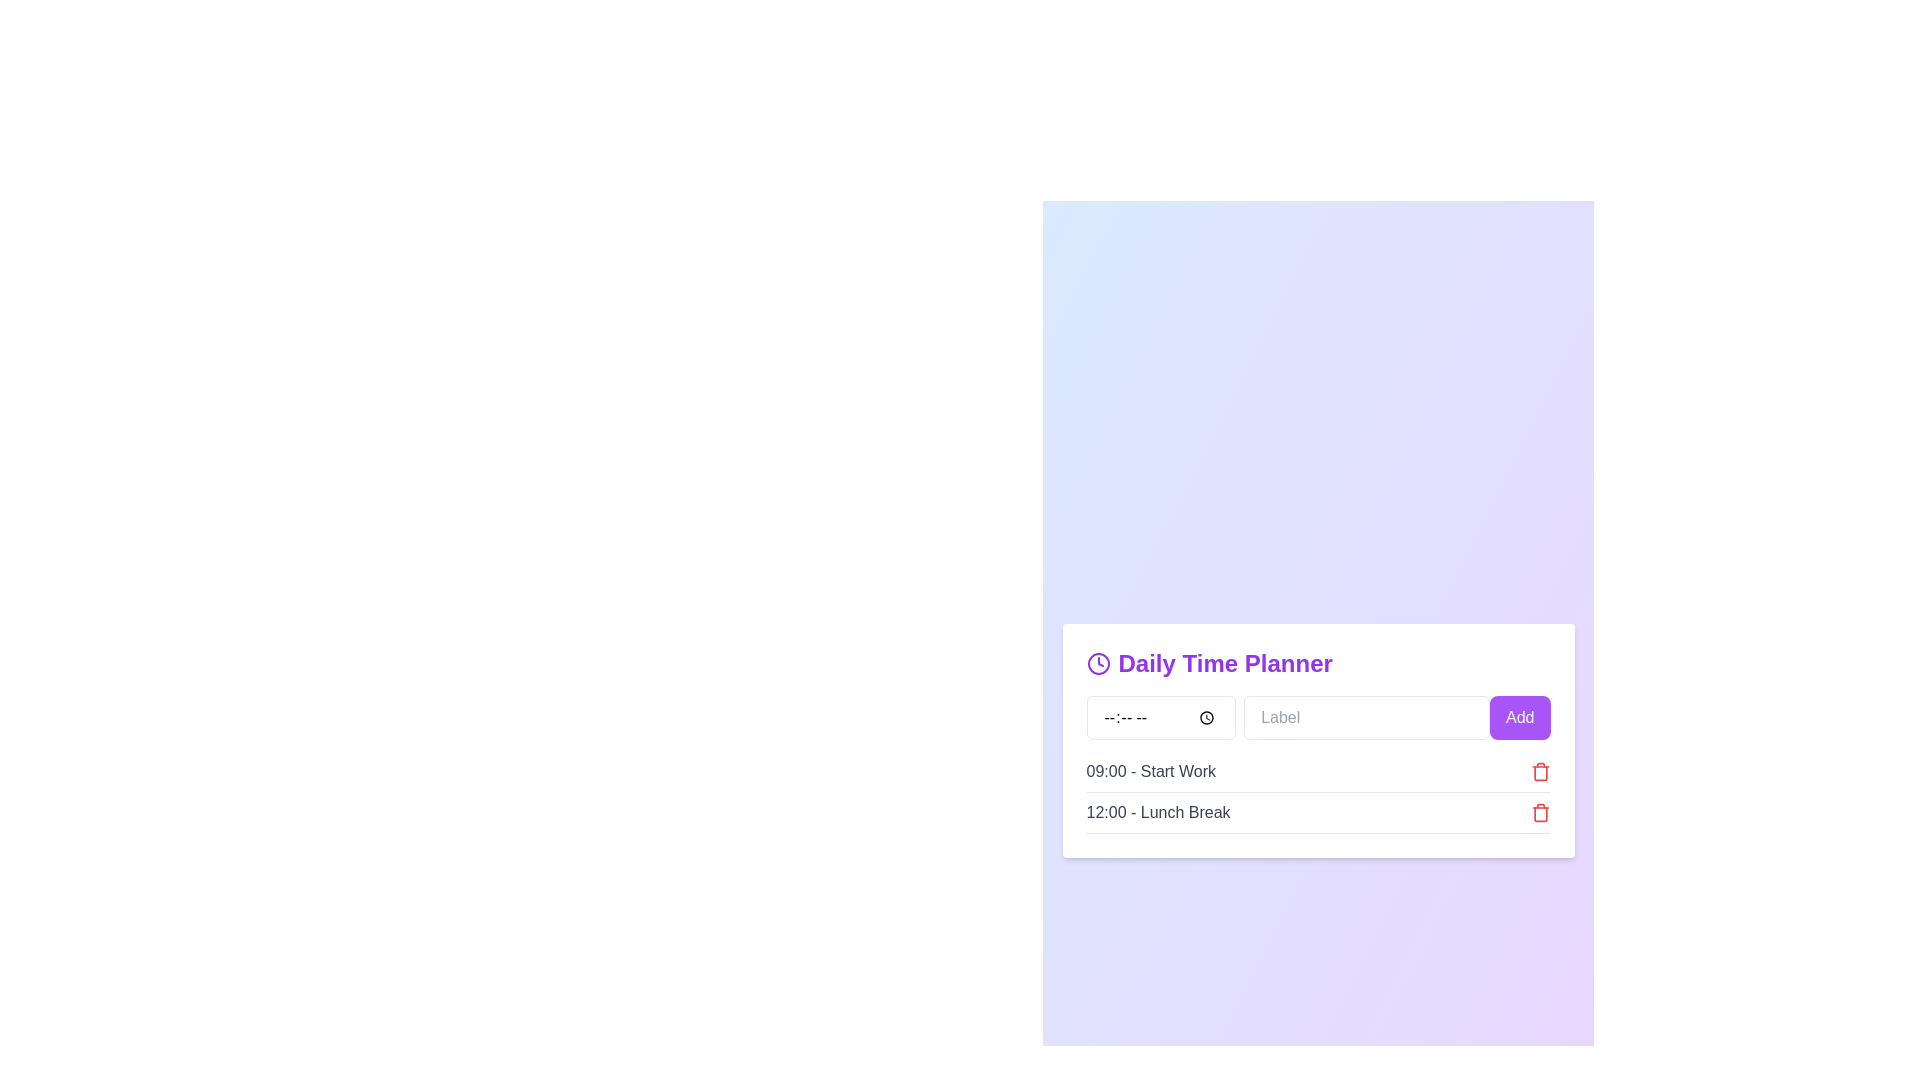  Describe the element at coordinates (1161, 716) in the screenshot. I see `the time input field` at that location.